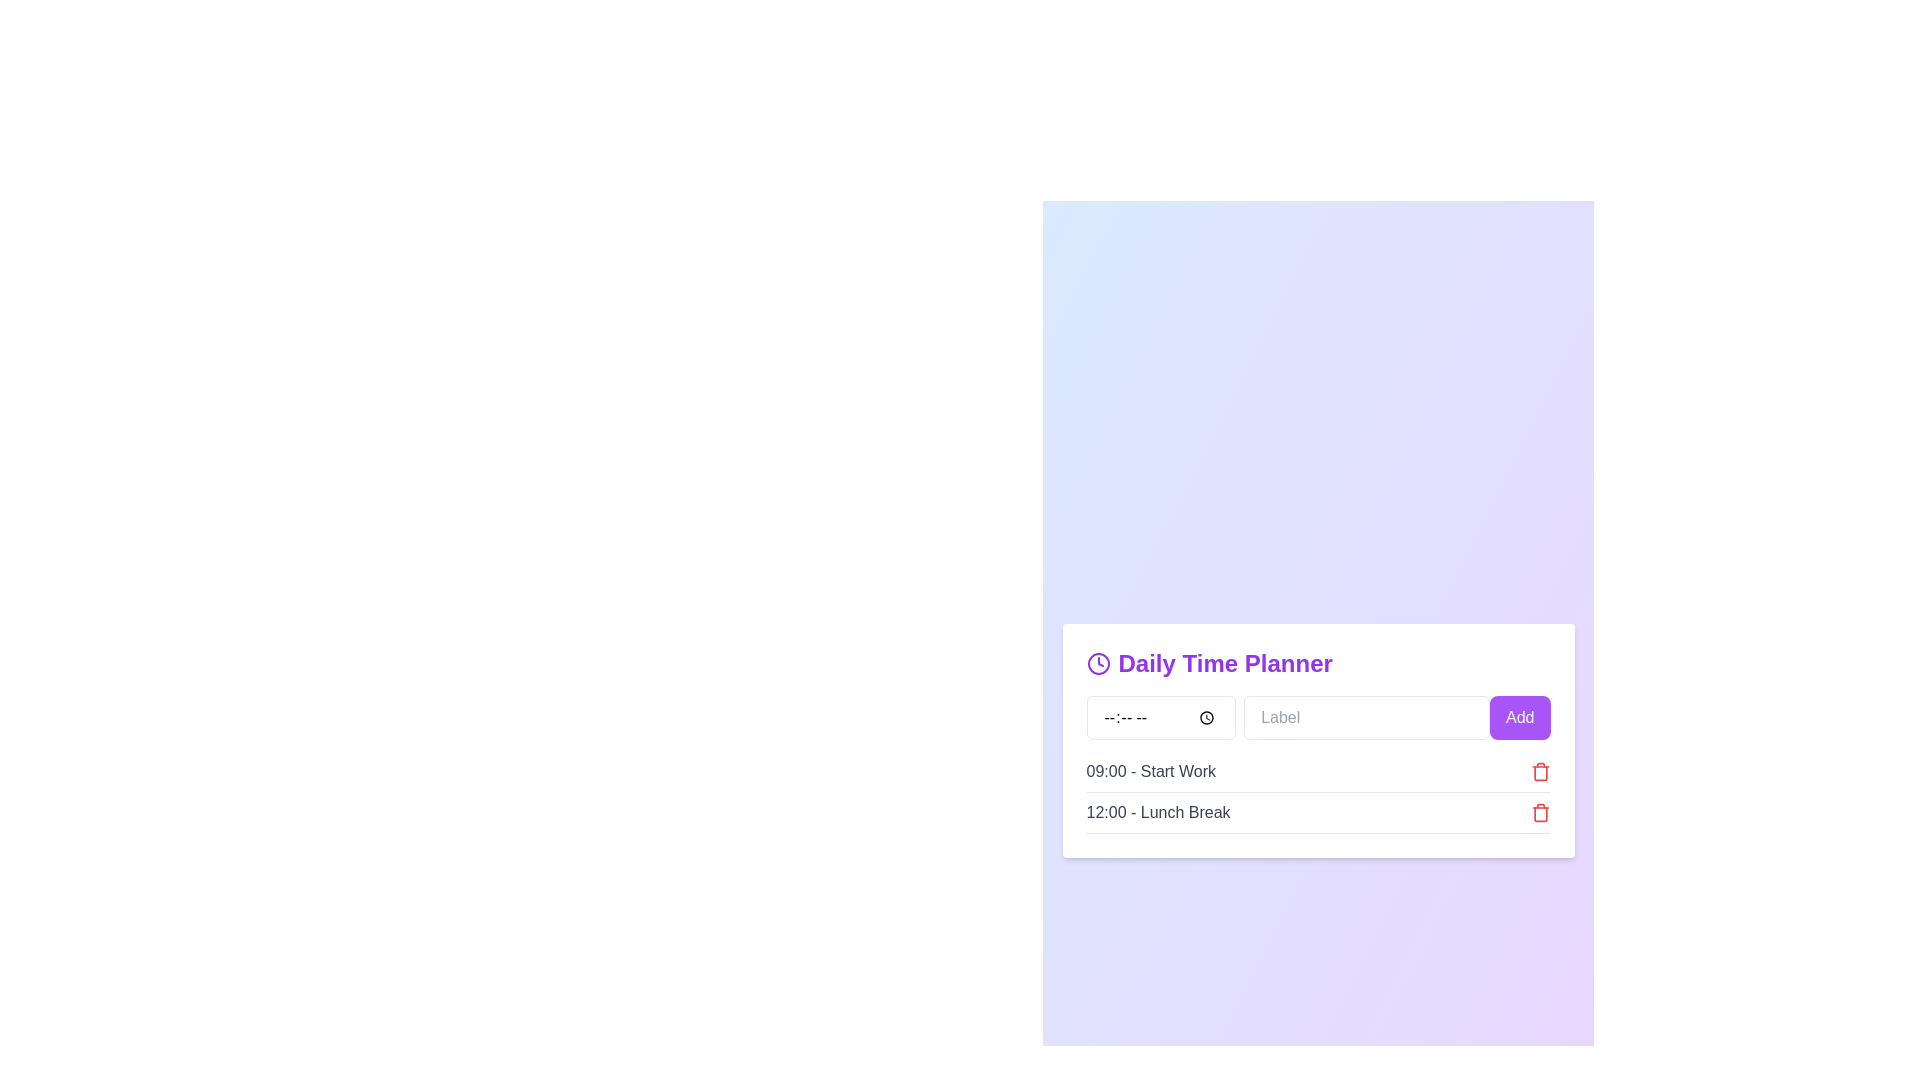  Describe the element at coordinates (1161, 716) in the screenshot. I see `the time input field` at that location.